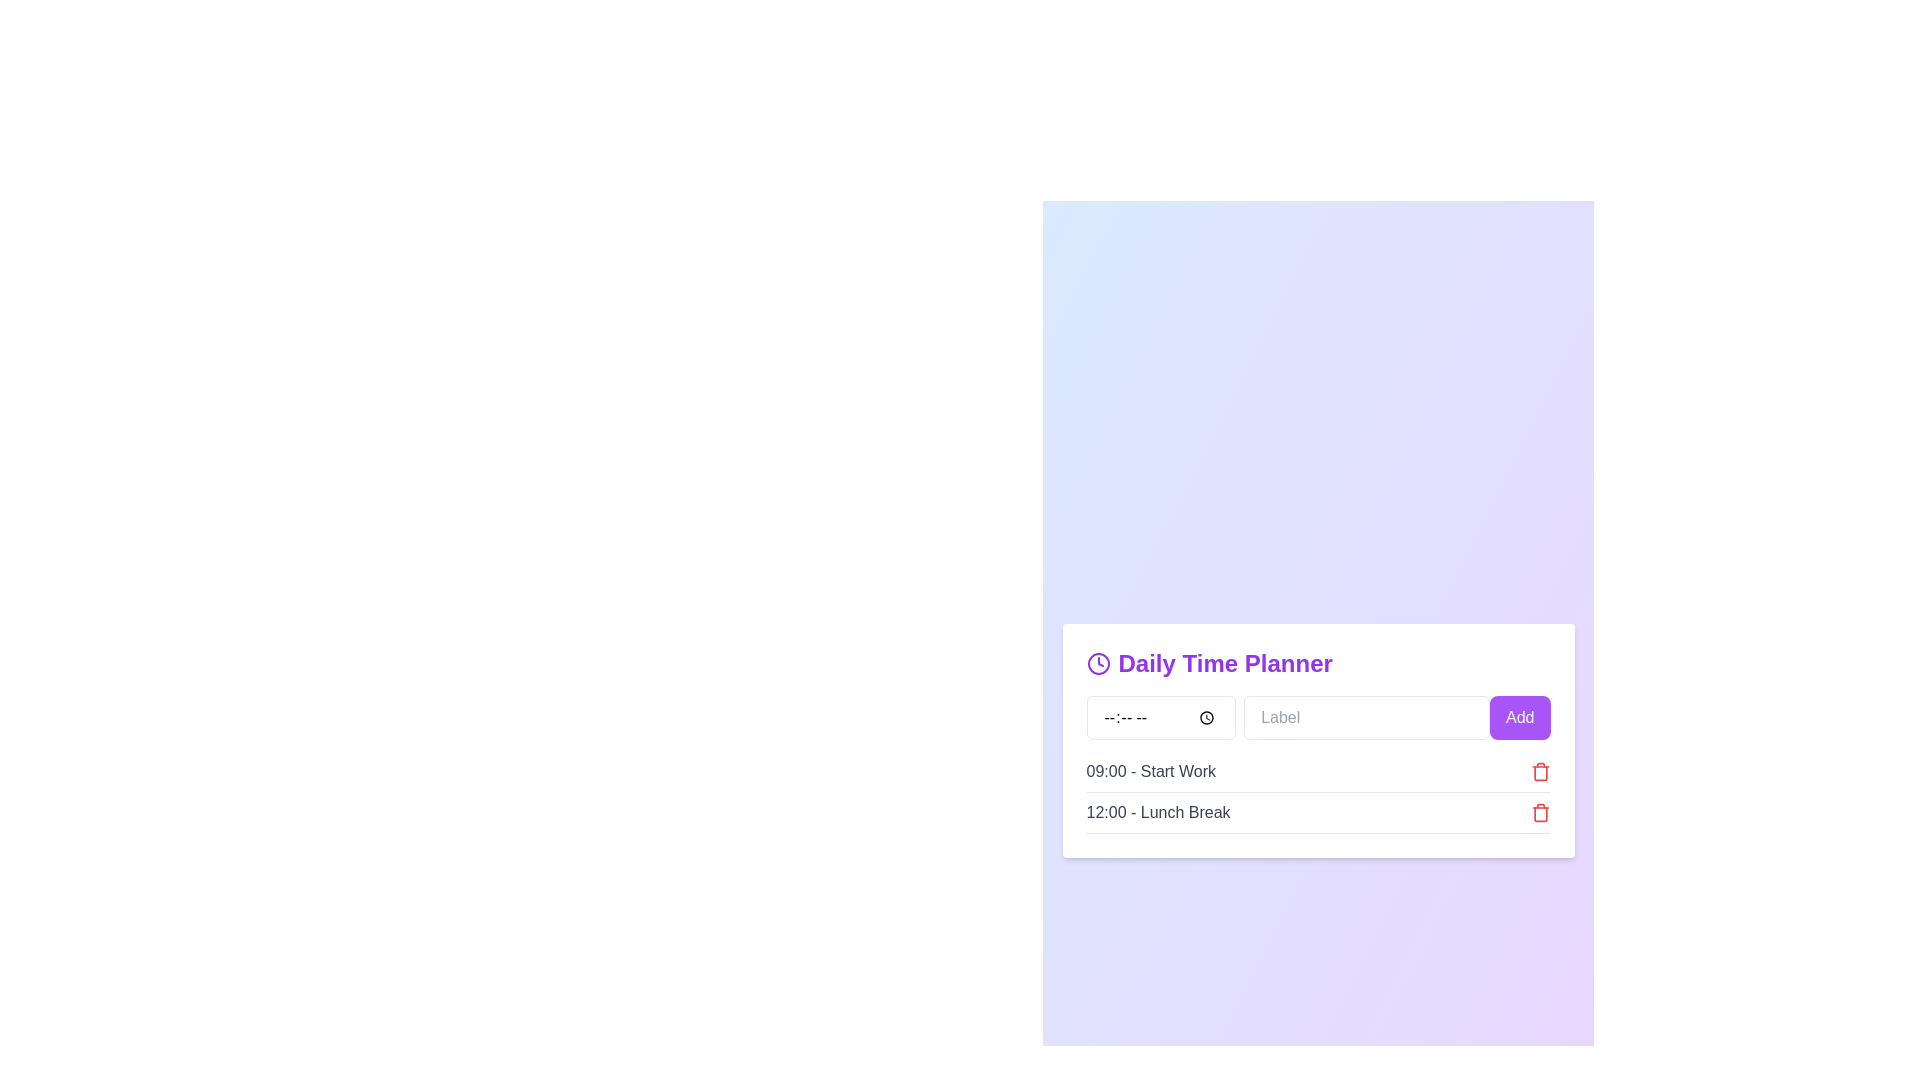  Describe the element at coordinates (1161, 716) in the screenshot. I see `the time input field` at that location.